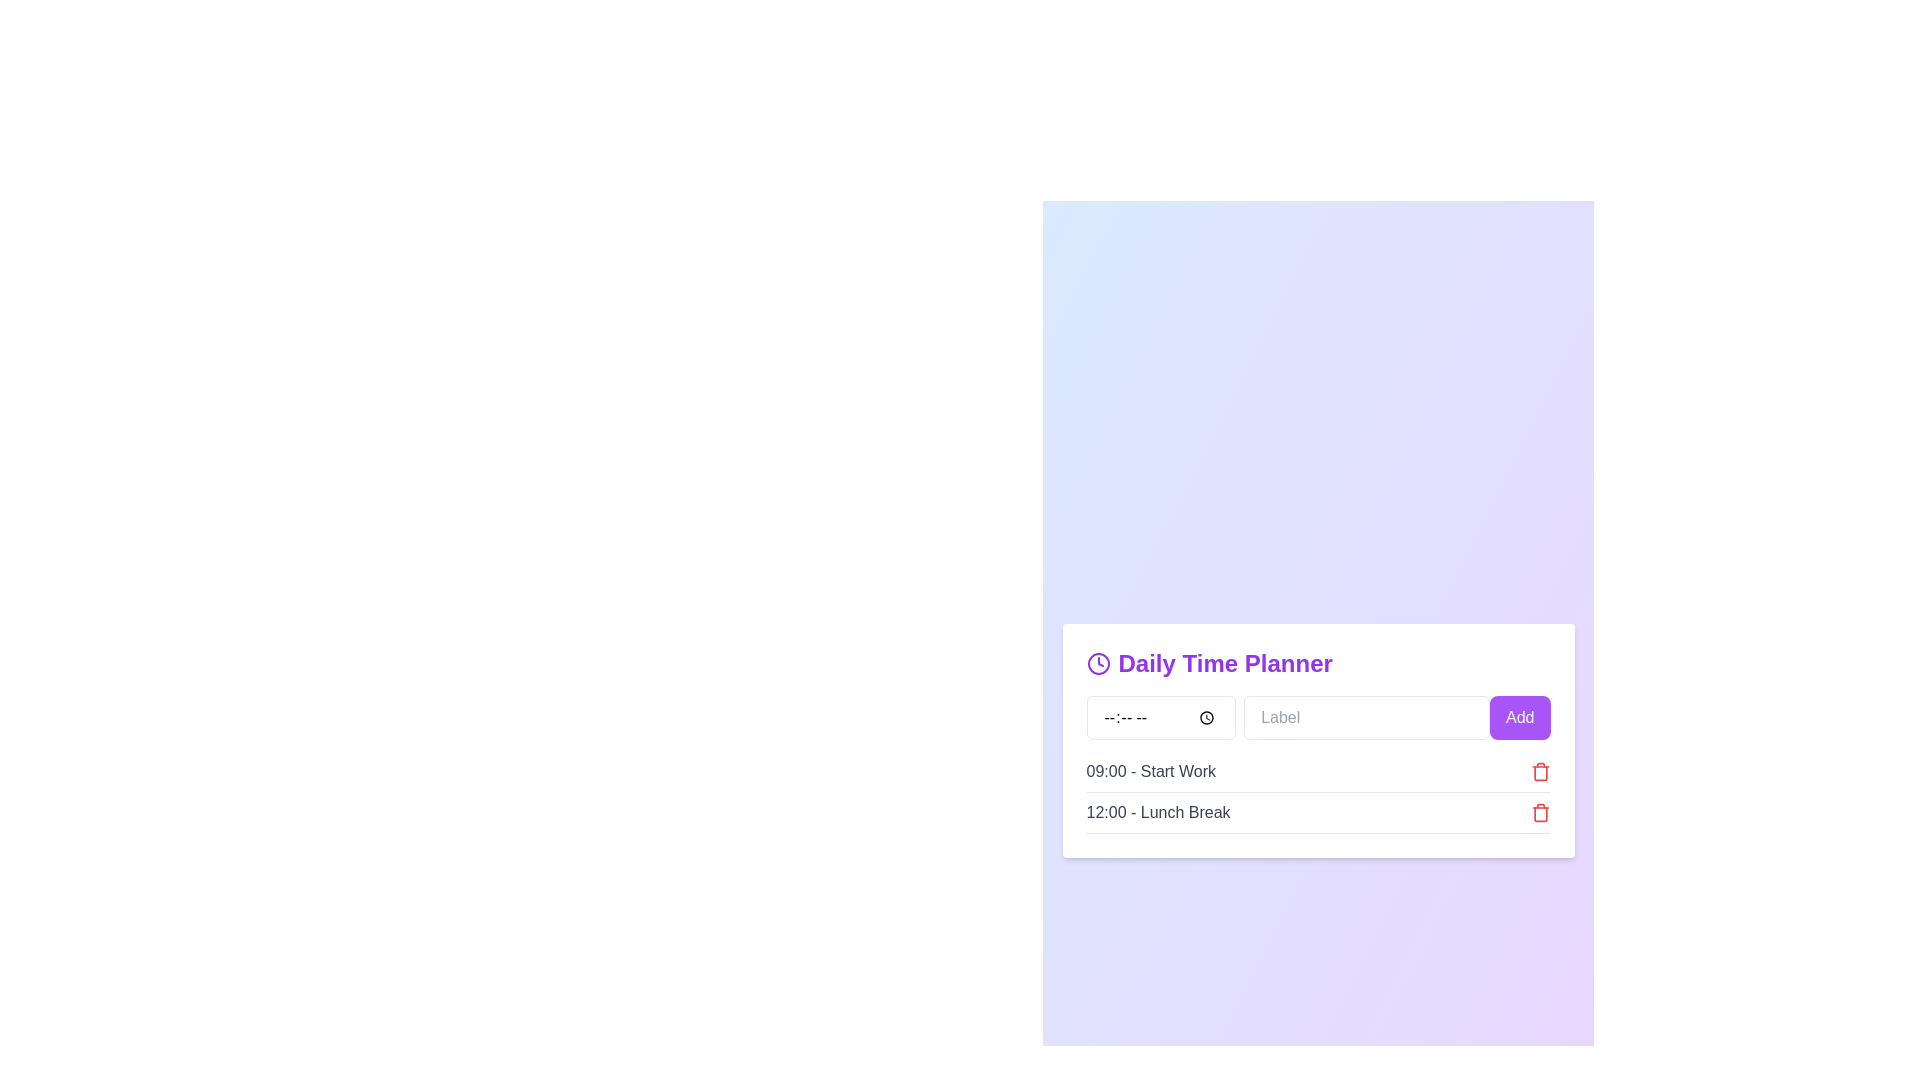  Describe the element at coordinates (1161, 716) in the screenshot. I see `the time input field` at that location.